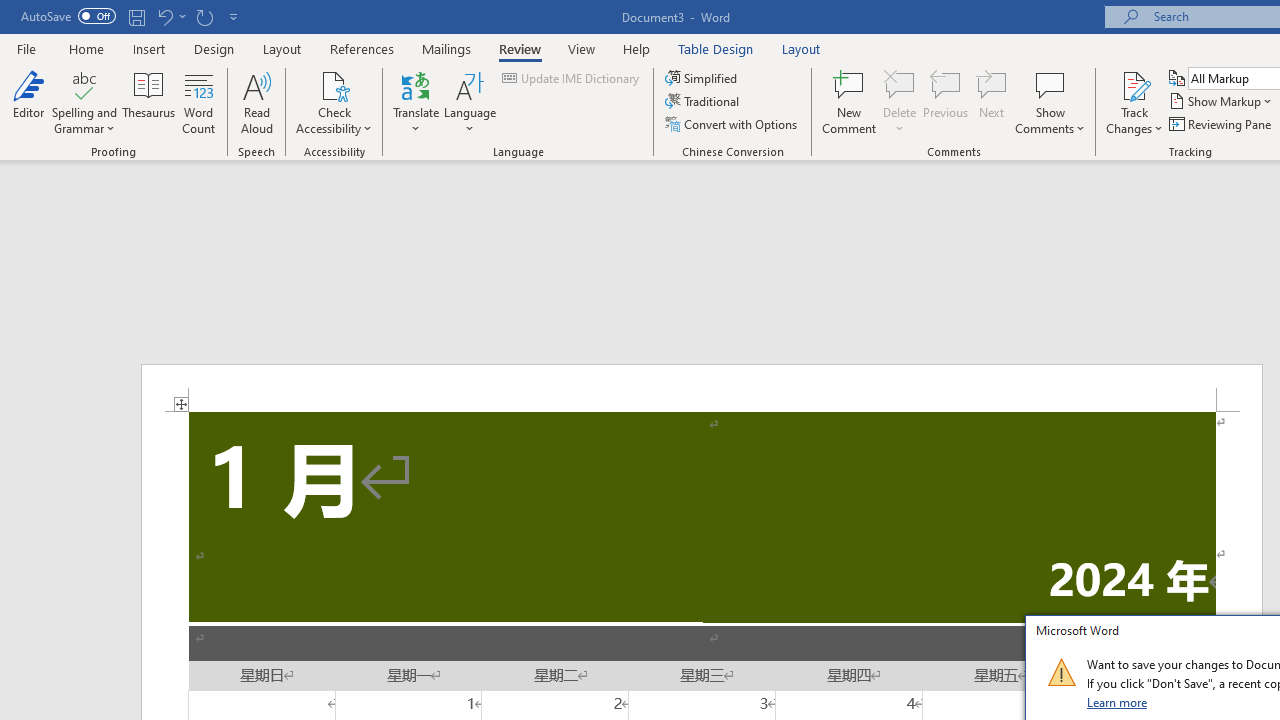 The width and height of the screenshot is (1280, 720). I want to click on 'Previous', so click(945, 103).